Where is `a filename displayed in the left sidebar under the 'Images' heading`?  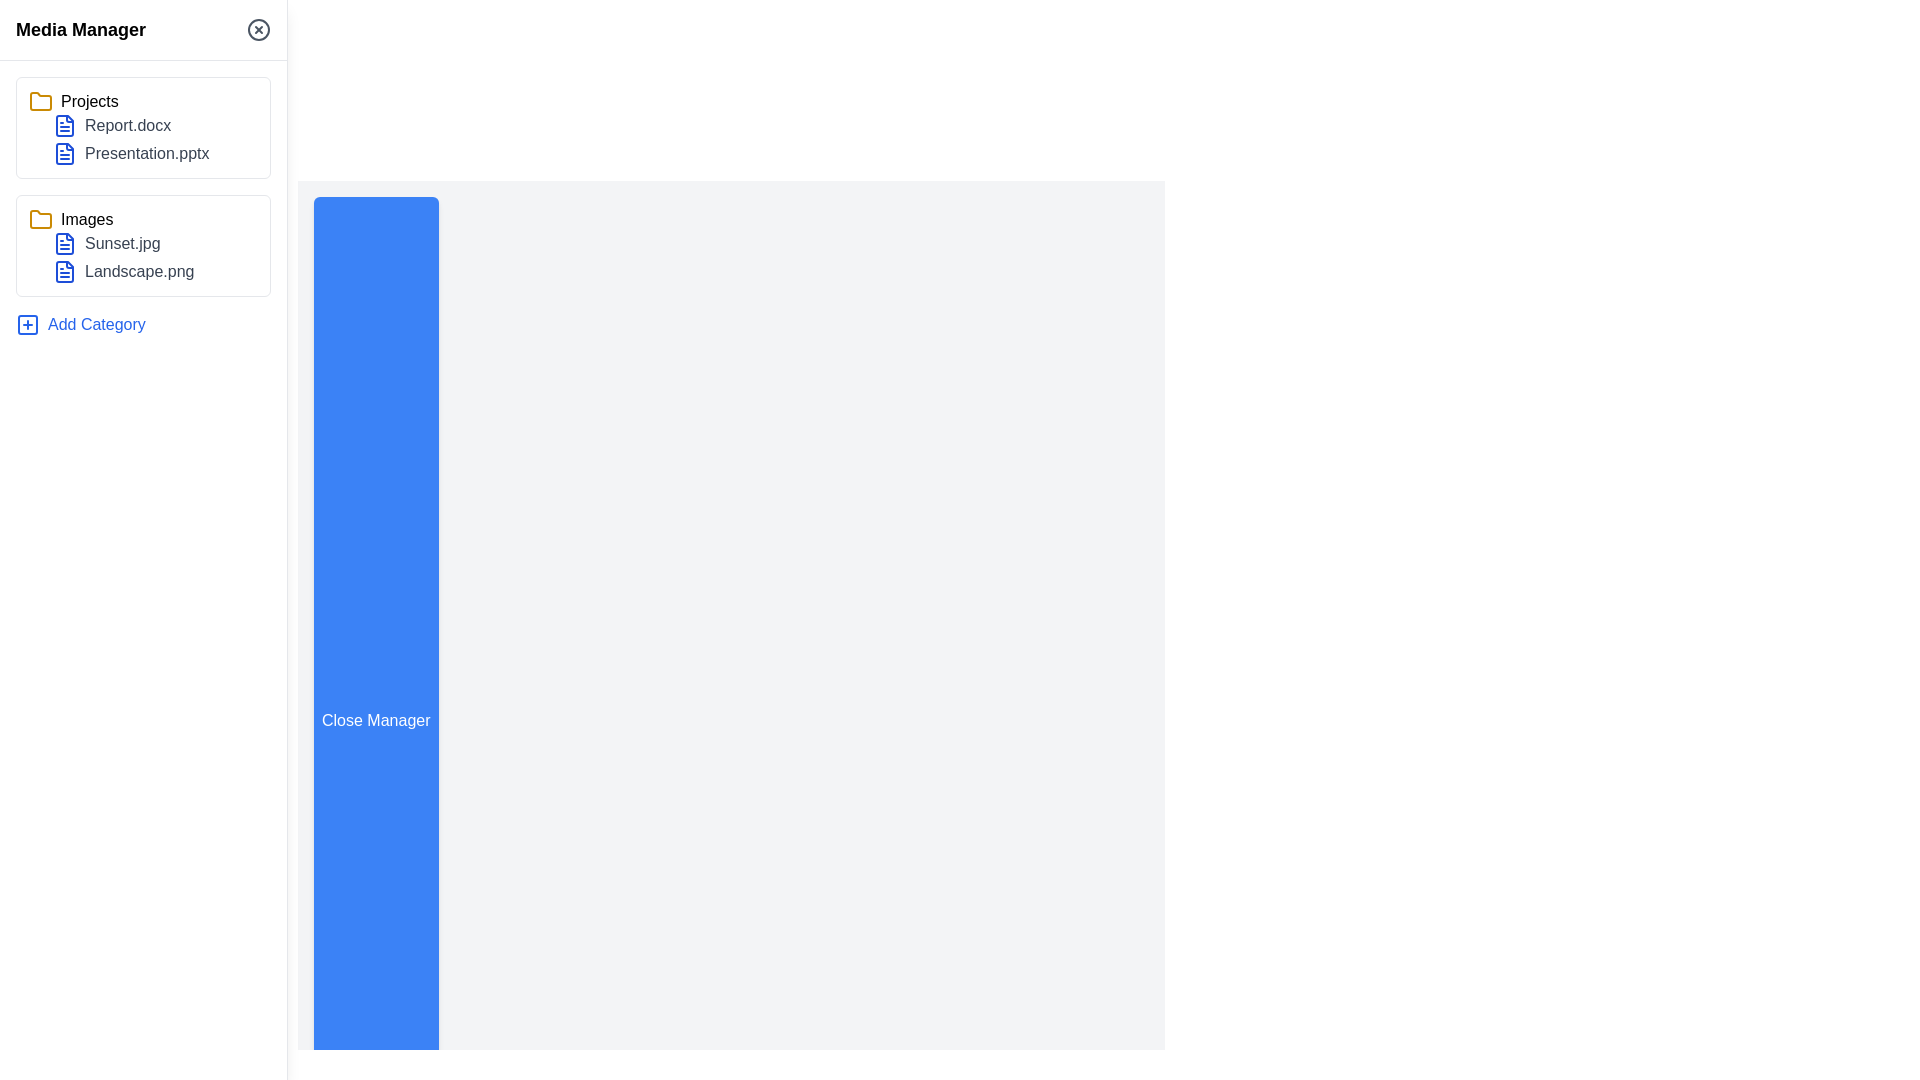 a filename displayed in the left sidebar under the 'Images' heading is located at coordinates (142, 257).